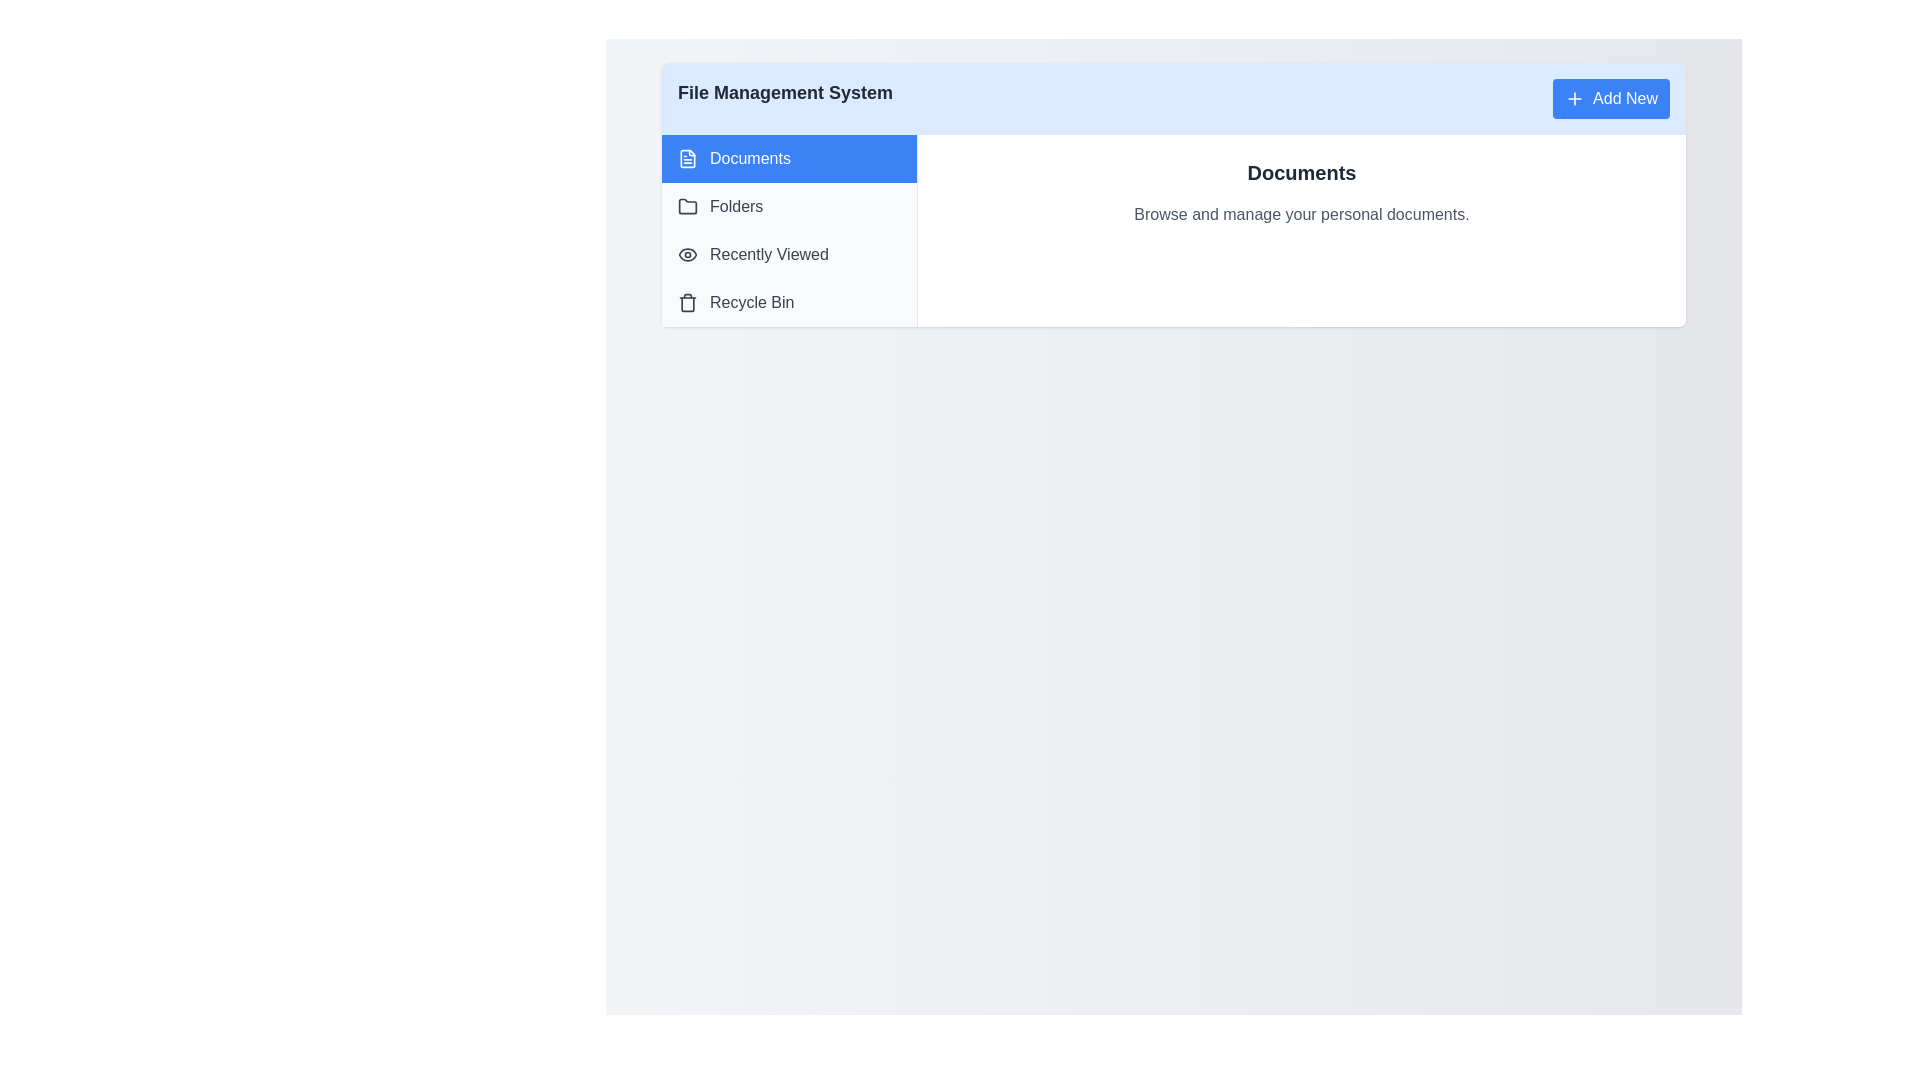  What do you see at coordinates (1301, 172) in the screenshot?
I see `displayed text of the Heading element, which serves as the title for the section providing context about the content that follows` at bounding box center [1301, 172].